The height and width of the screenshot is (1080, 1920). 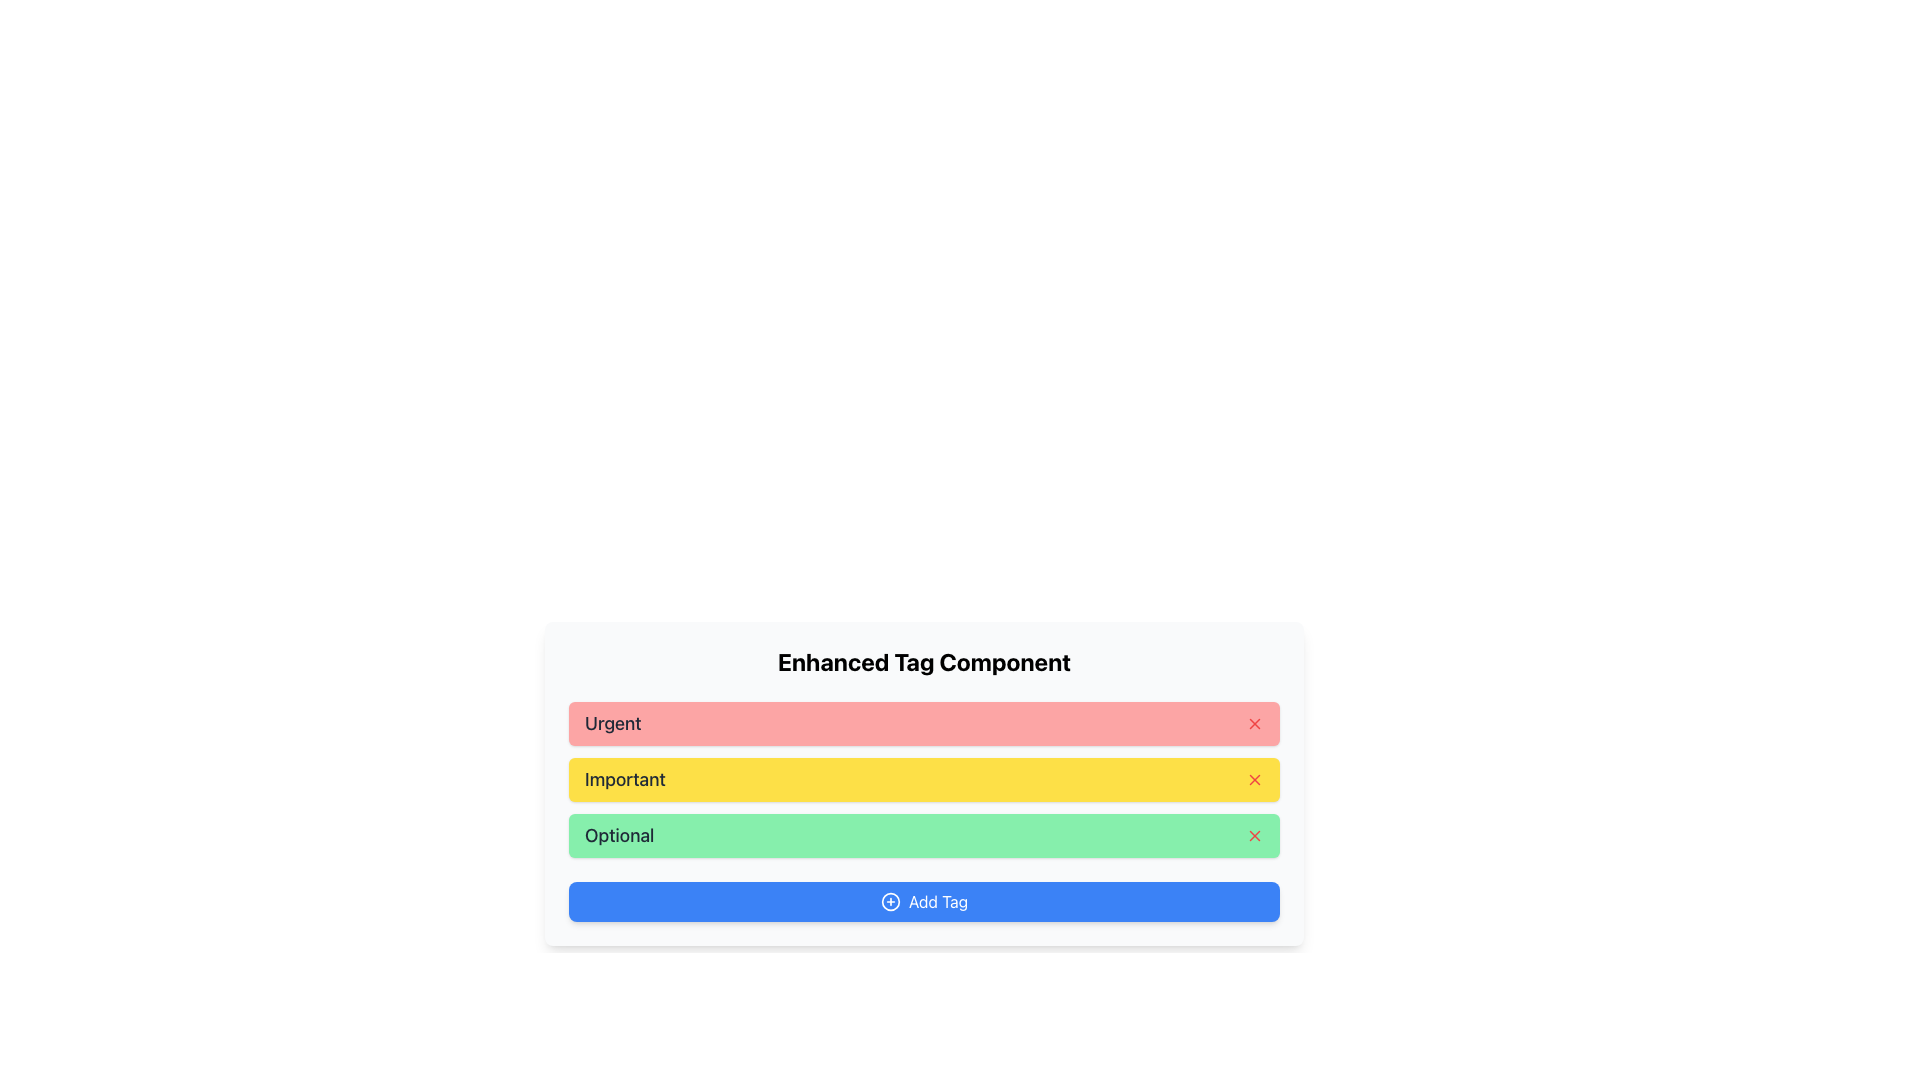 I want to click on the red 'x' icon button located at the far-right of the 'Important' row under the 'Enhanced Tag Component' section, so click(x=1253, y=778).